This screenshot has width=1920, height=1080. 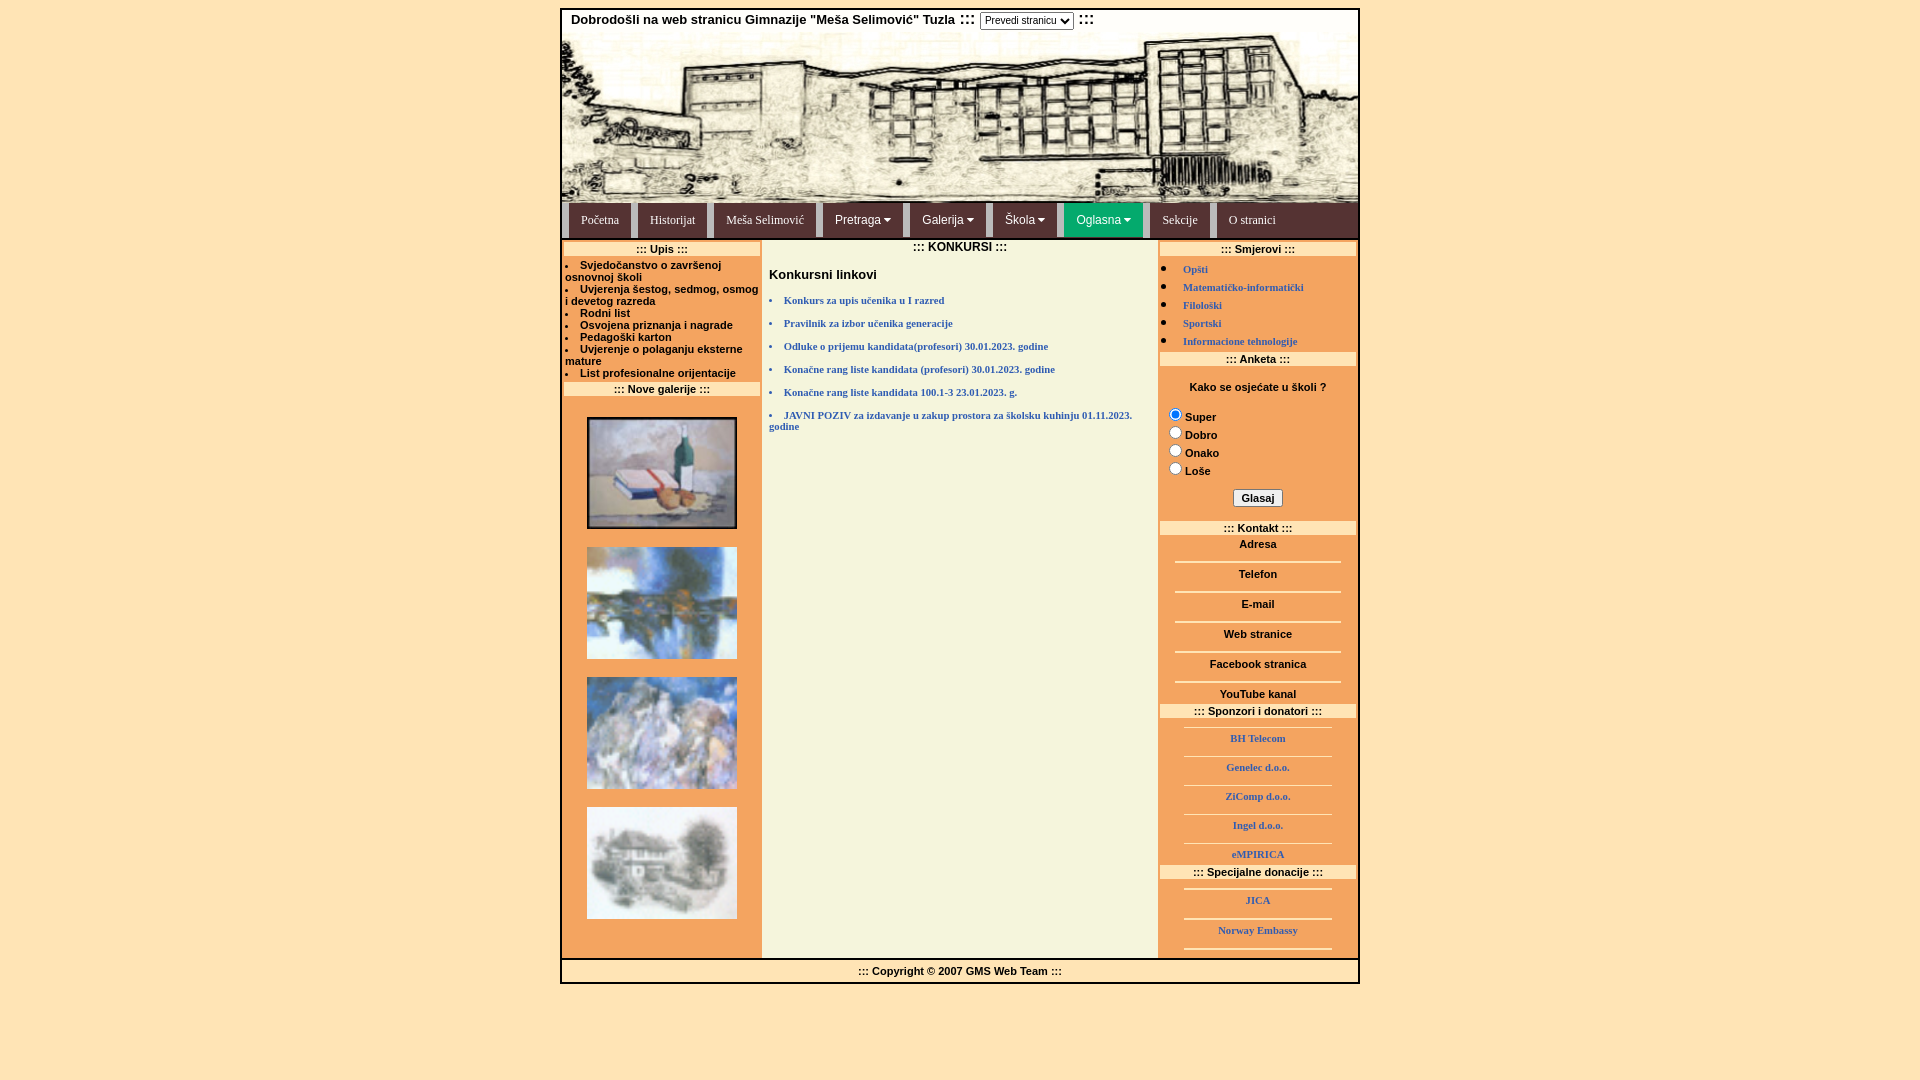 I want to click on 'gmstz@montk.gov.ba', so click(x=1256, y=614).